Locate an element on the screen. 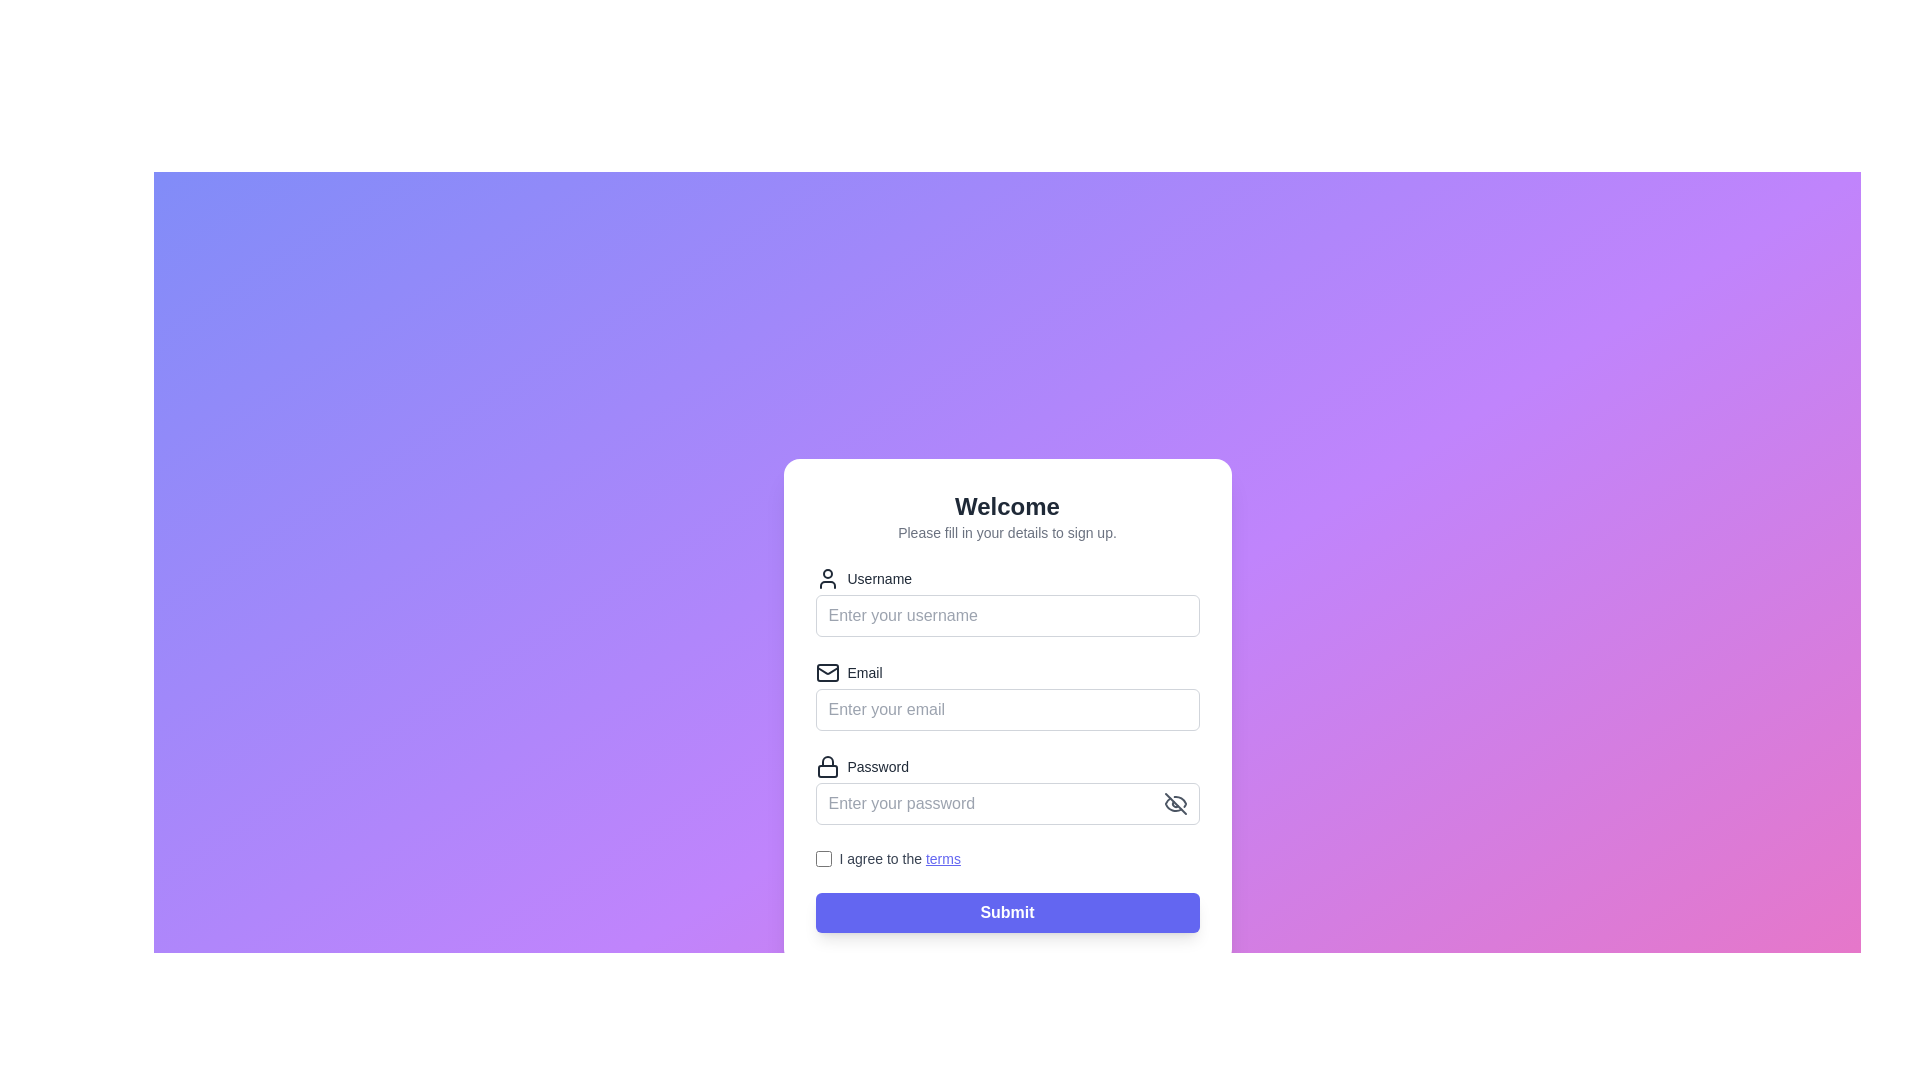 This screenshot has height=1080, width=1920. the hyperlink at the bottom of the form interface that directs to the terms and conditions is located at coordinates (942, 858).